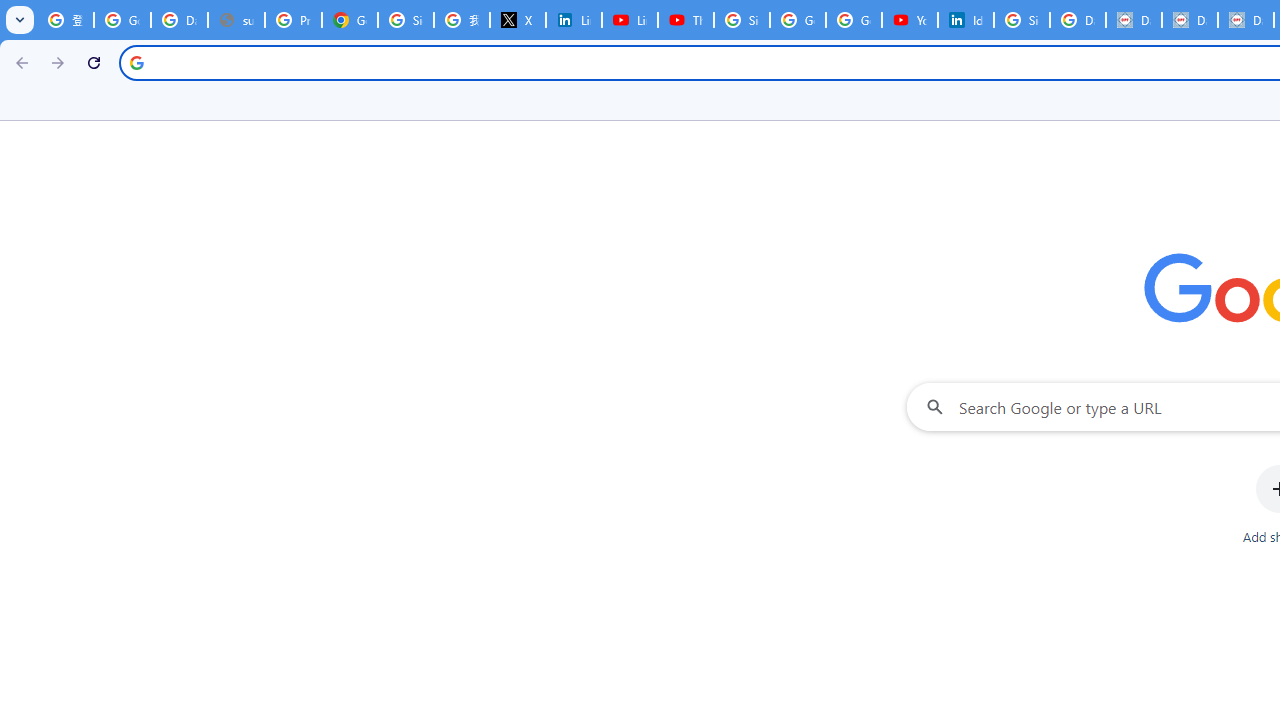 The height and width of the screenshot is (720, 1280). I want to click on 'support.google.com - Network error', so click(236, 20).